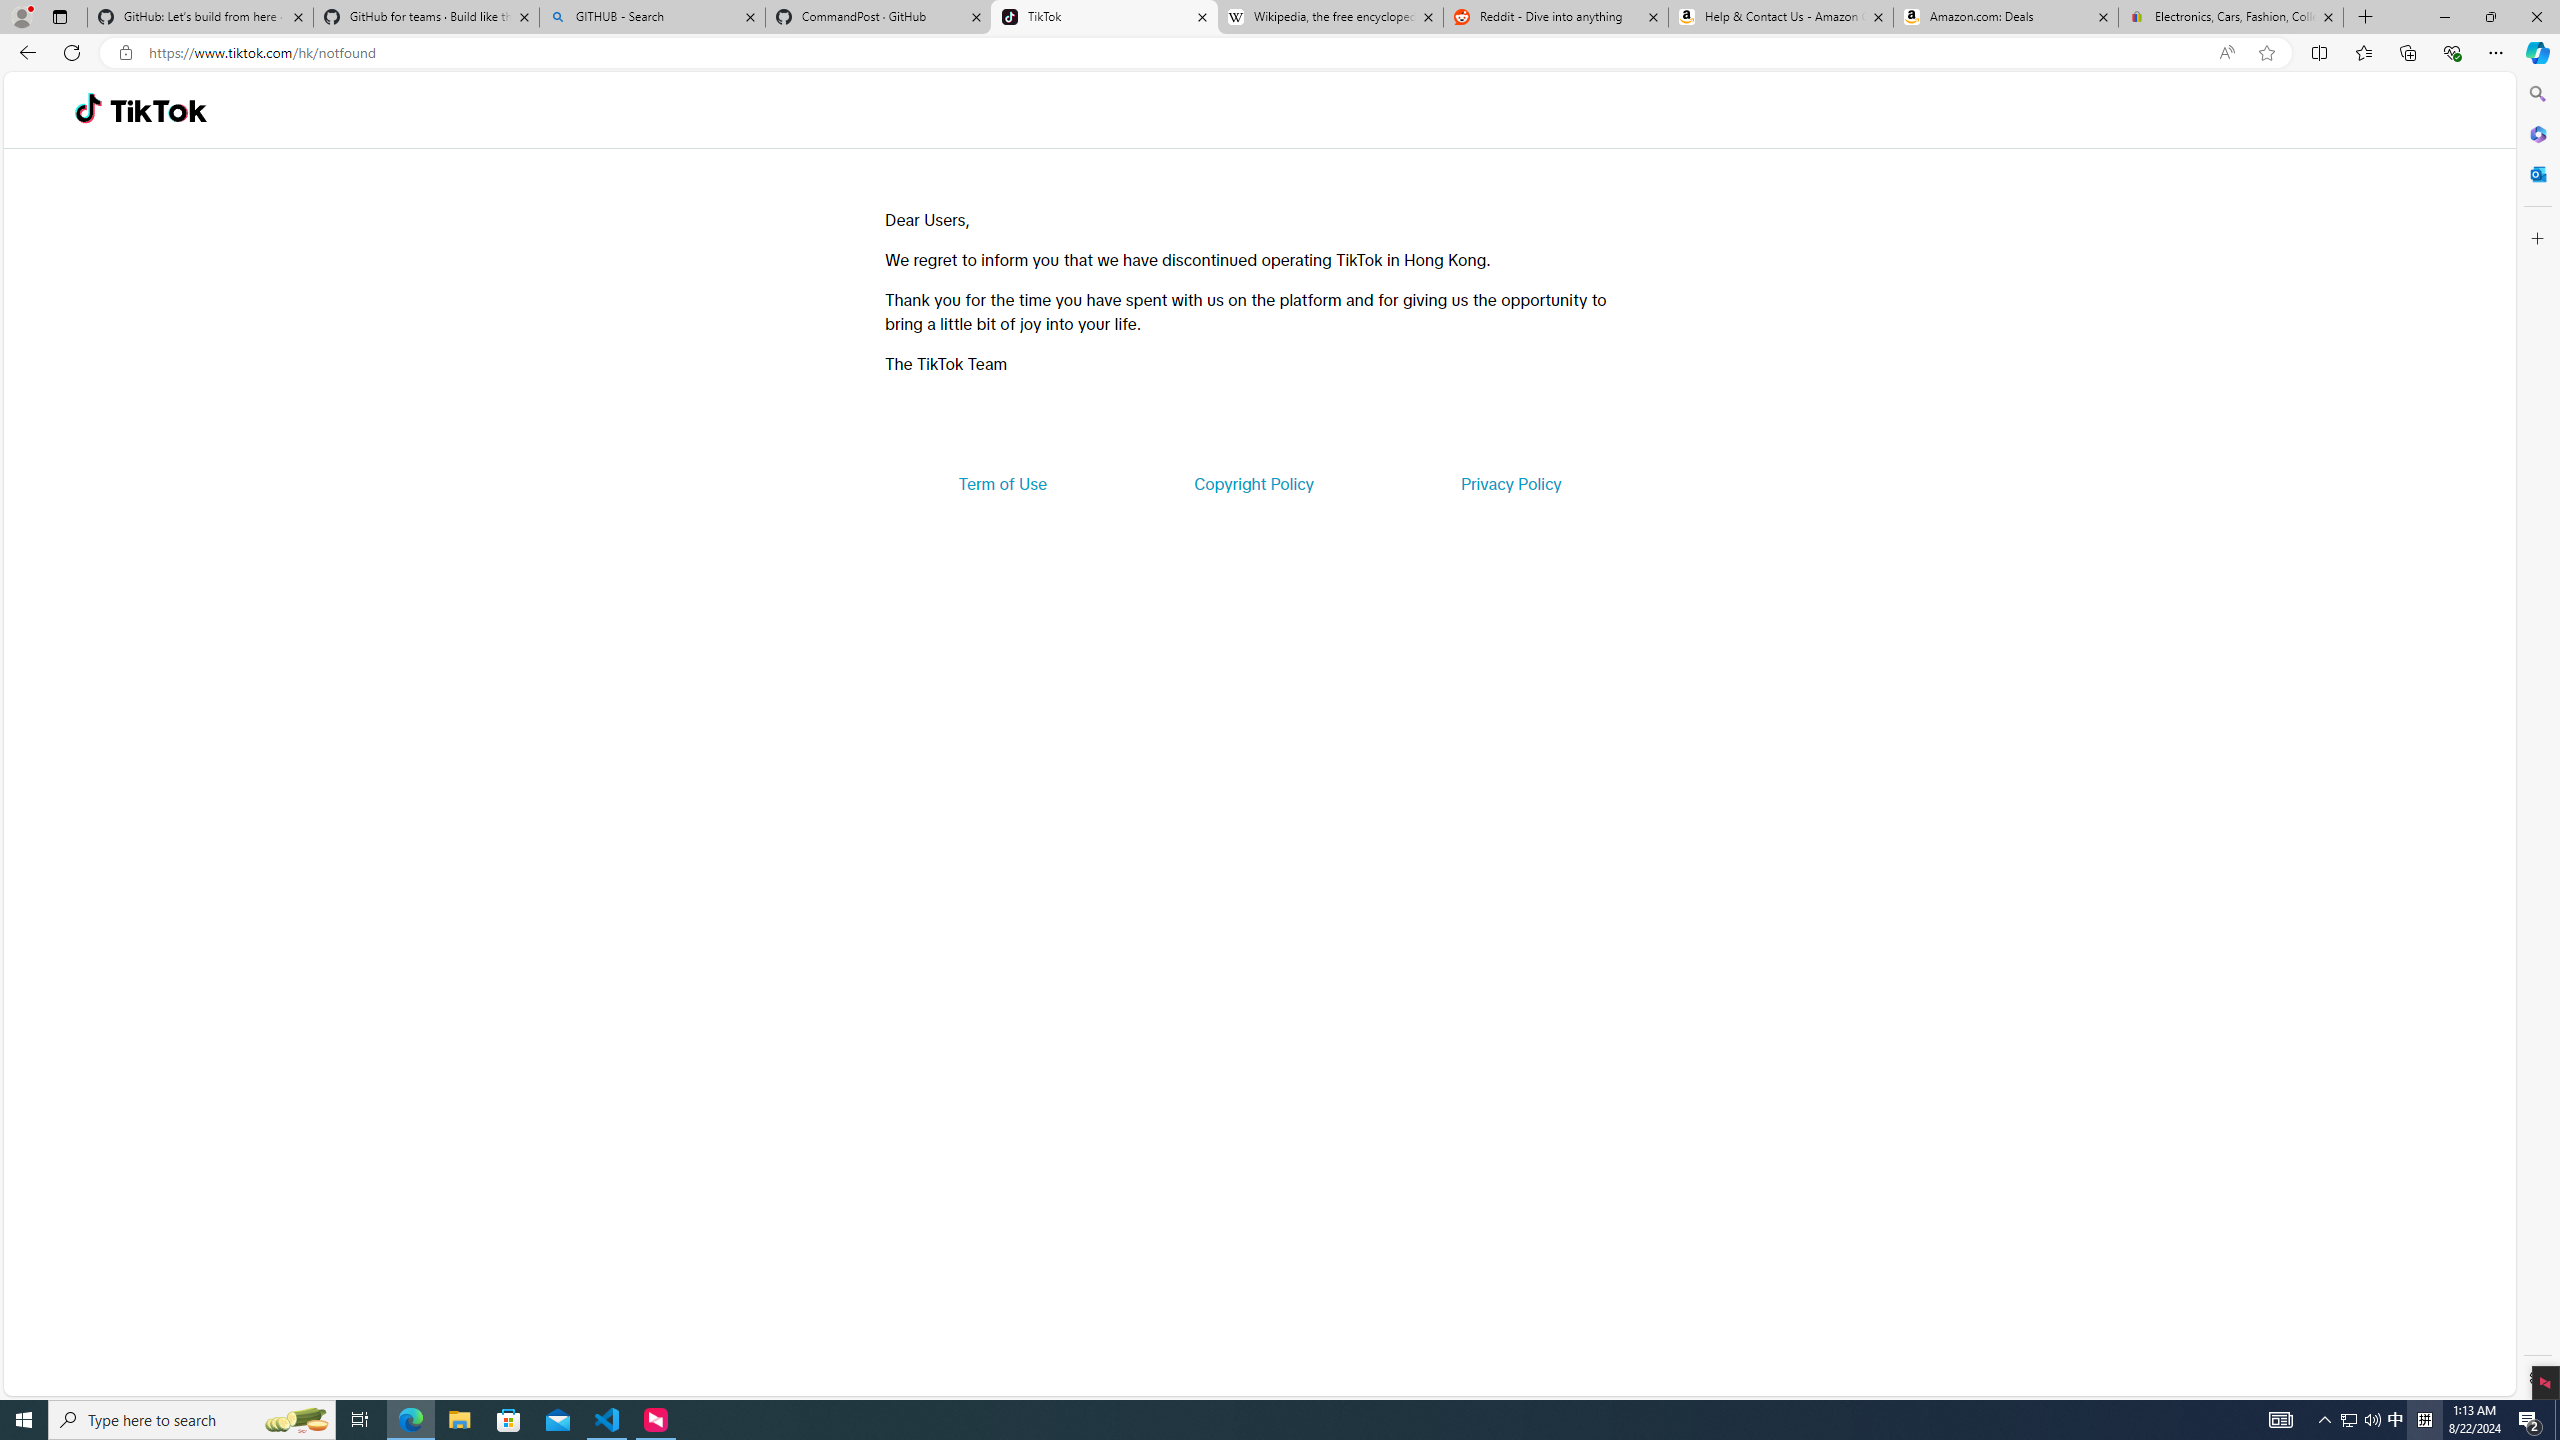 The image size is (2560, 1440). What do you see at coordinates (1780, 16) in the screenshot?
I see `'Help & Contact Us - Amazon Customer Service'` at bounding box center [1780, 16].